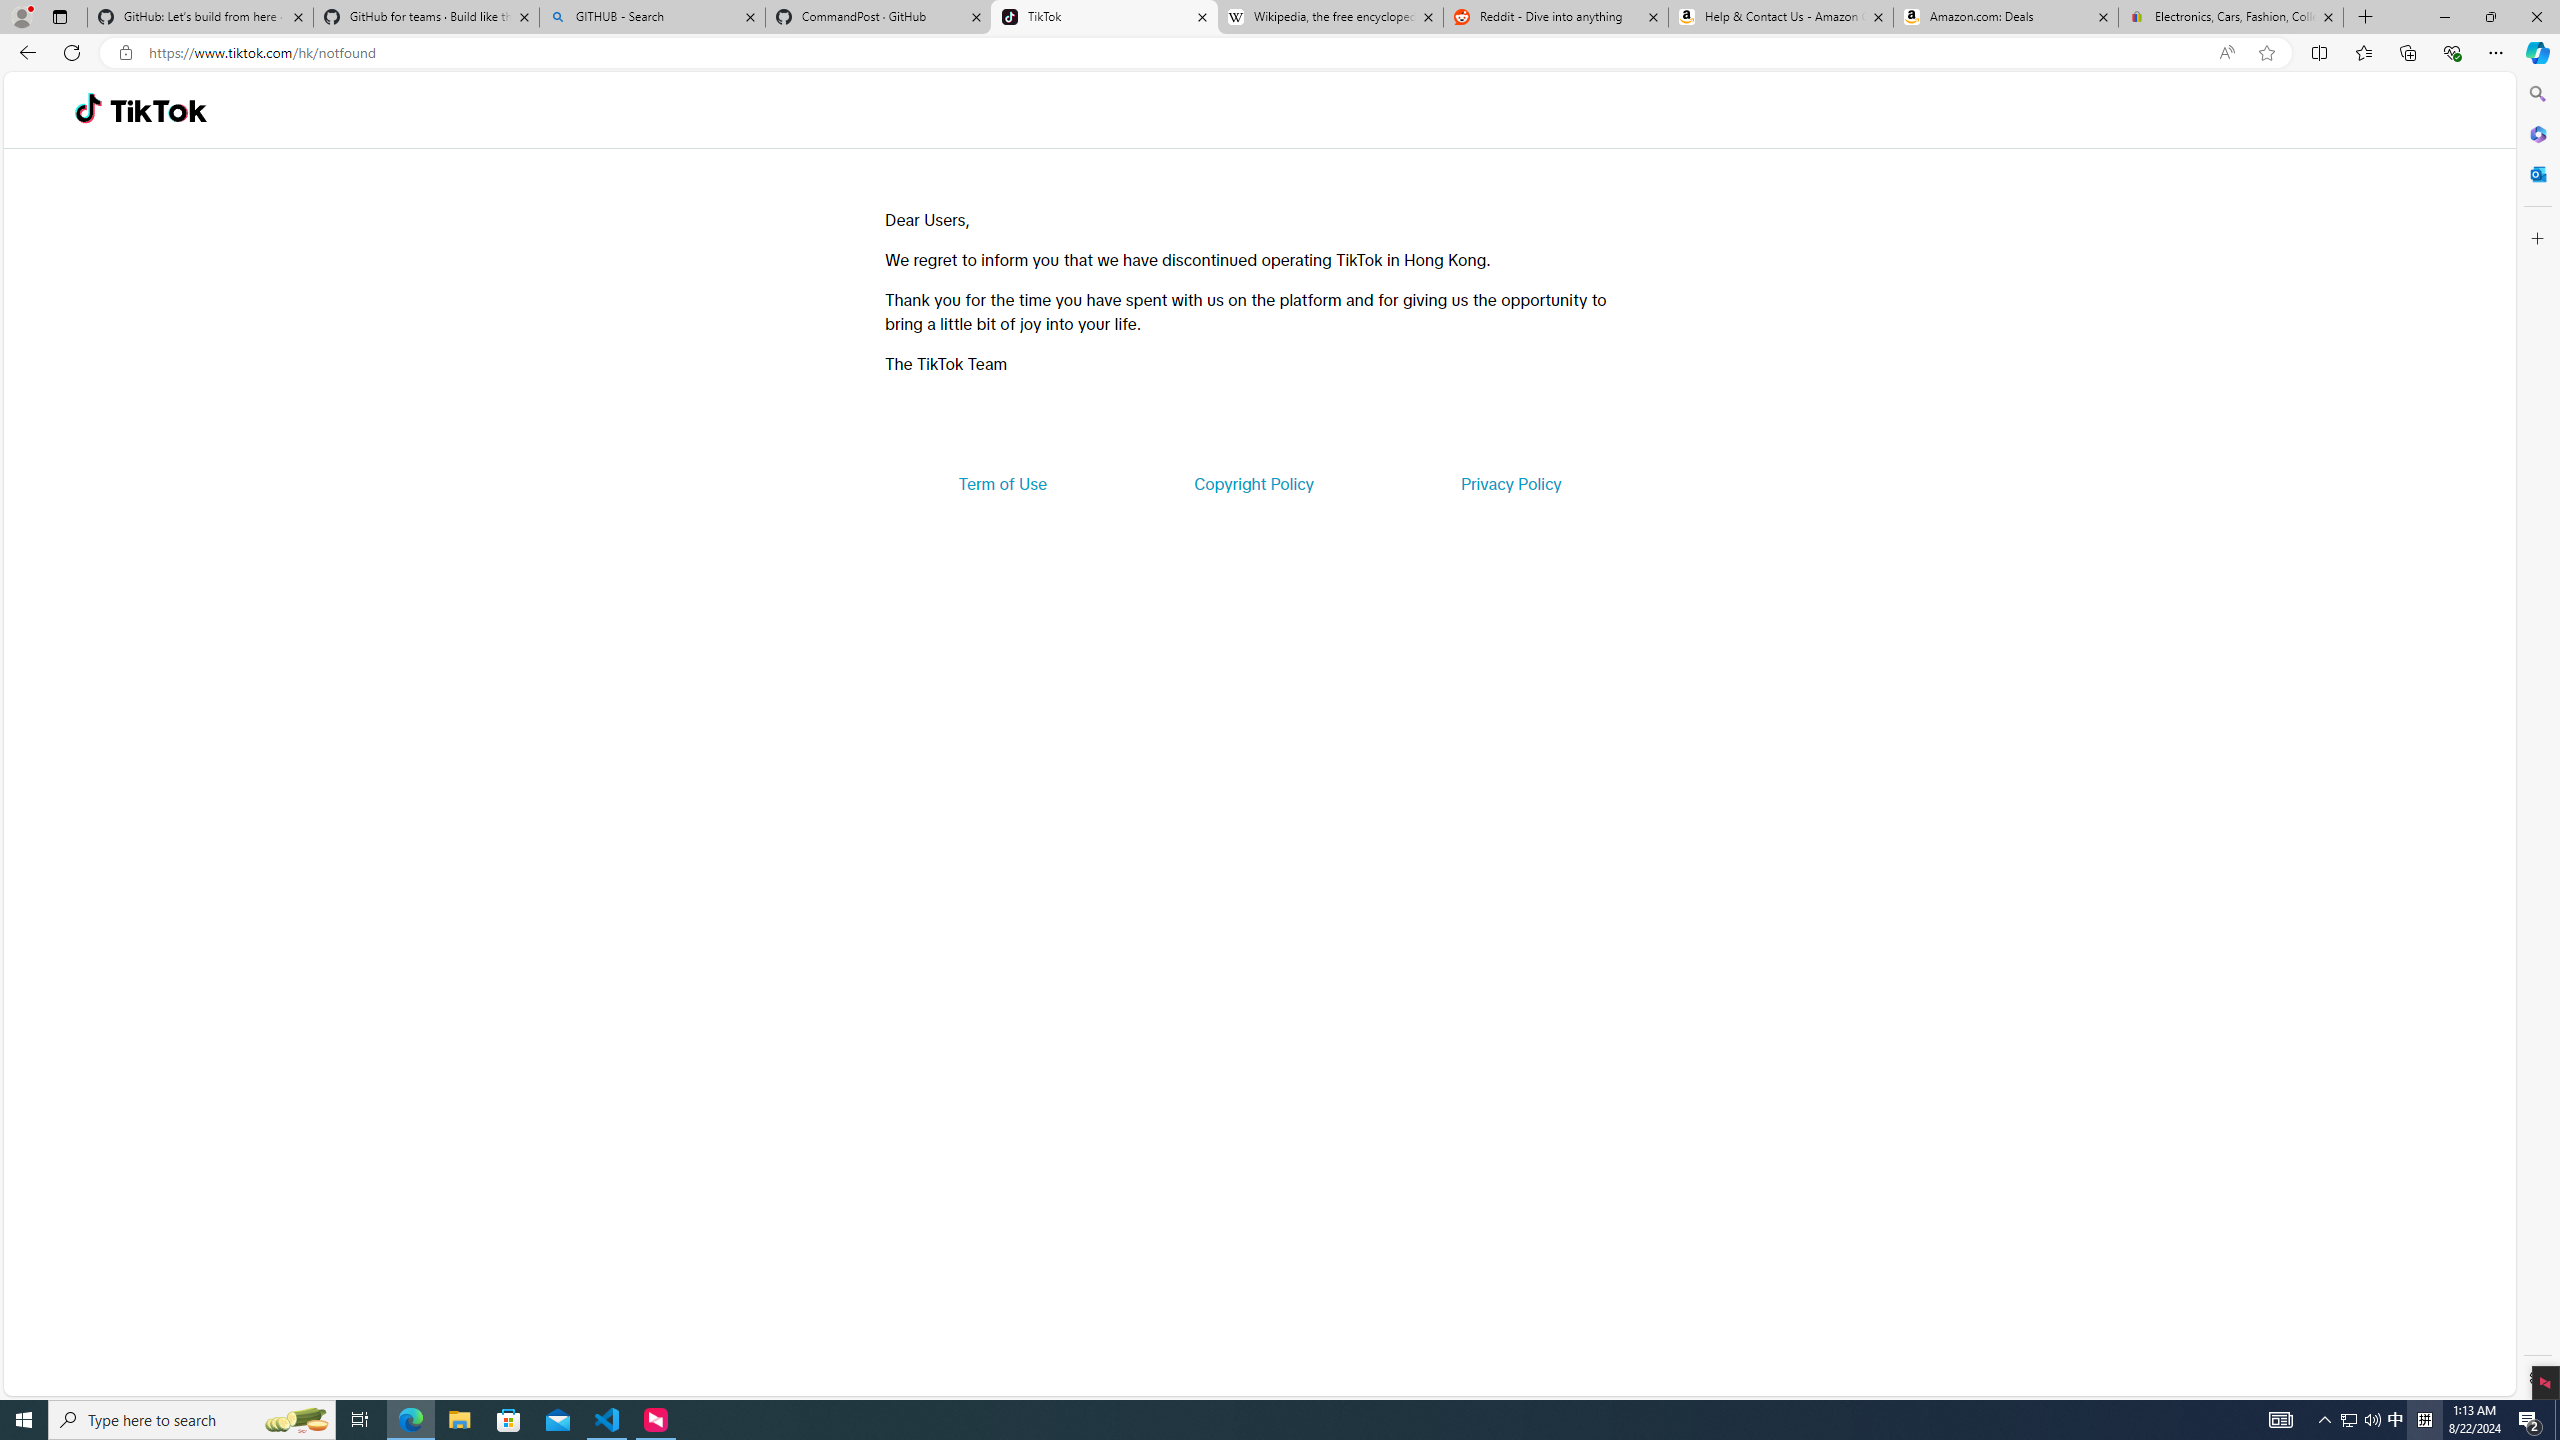 The image size is (2560, 1440). What do you see at coordinates (1780, 16) in the screenshot?
I see `'Help & Contact Us - Amazon Customer Service'` at bounding box center [1780, 16].